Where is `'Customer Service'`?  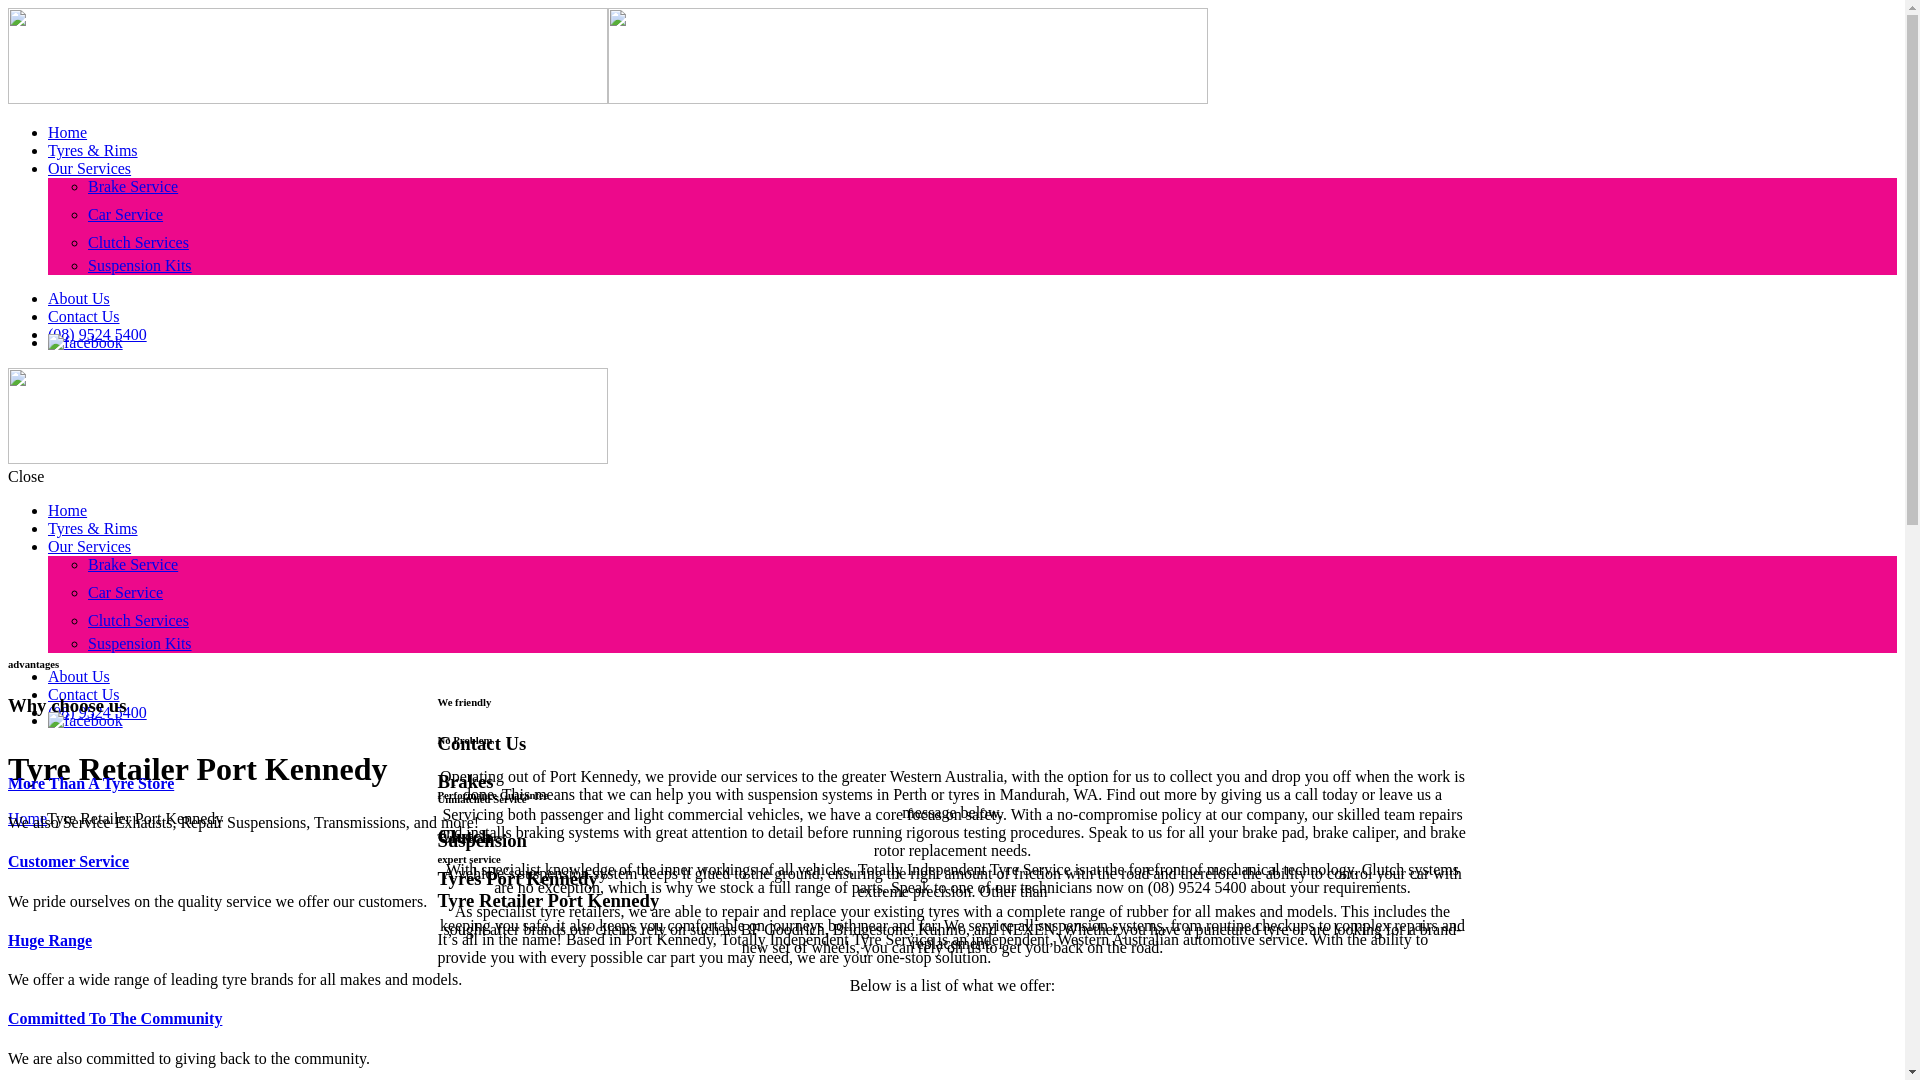 'Customer Service' is located at coordinates (68, 860).